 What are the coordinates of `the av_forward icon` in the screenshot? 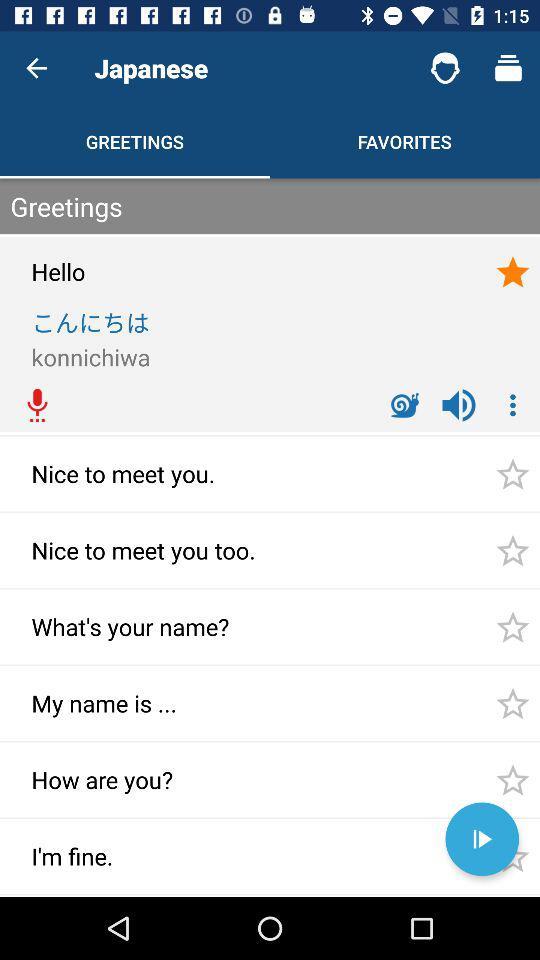 It's located at (481, 839).